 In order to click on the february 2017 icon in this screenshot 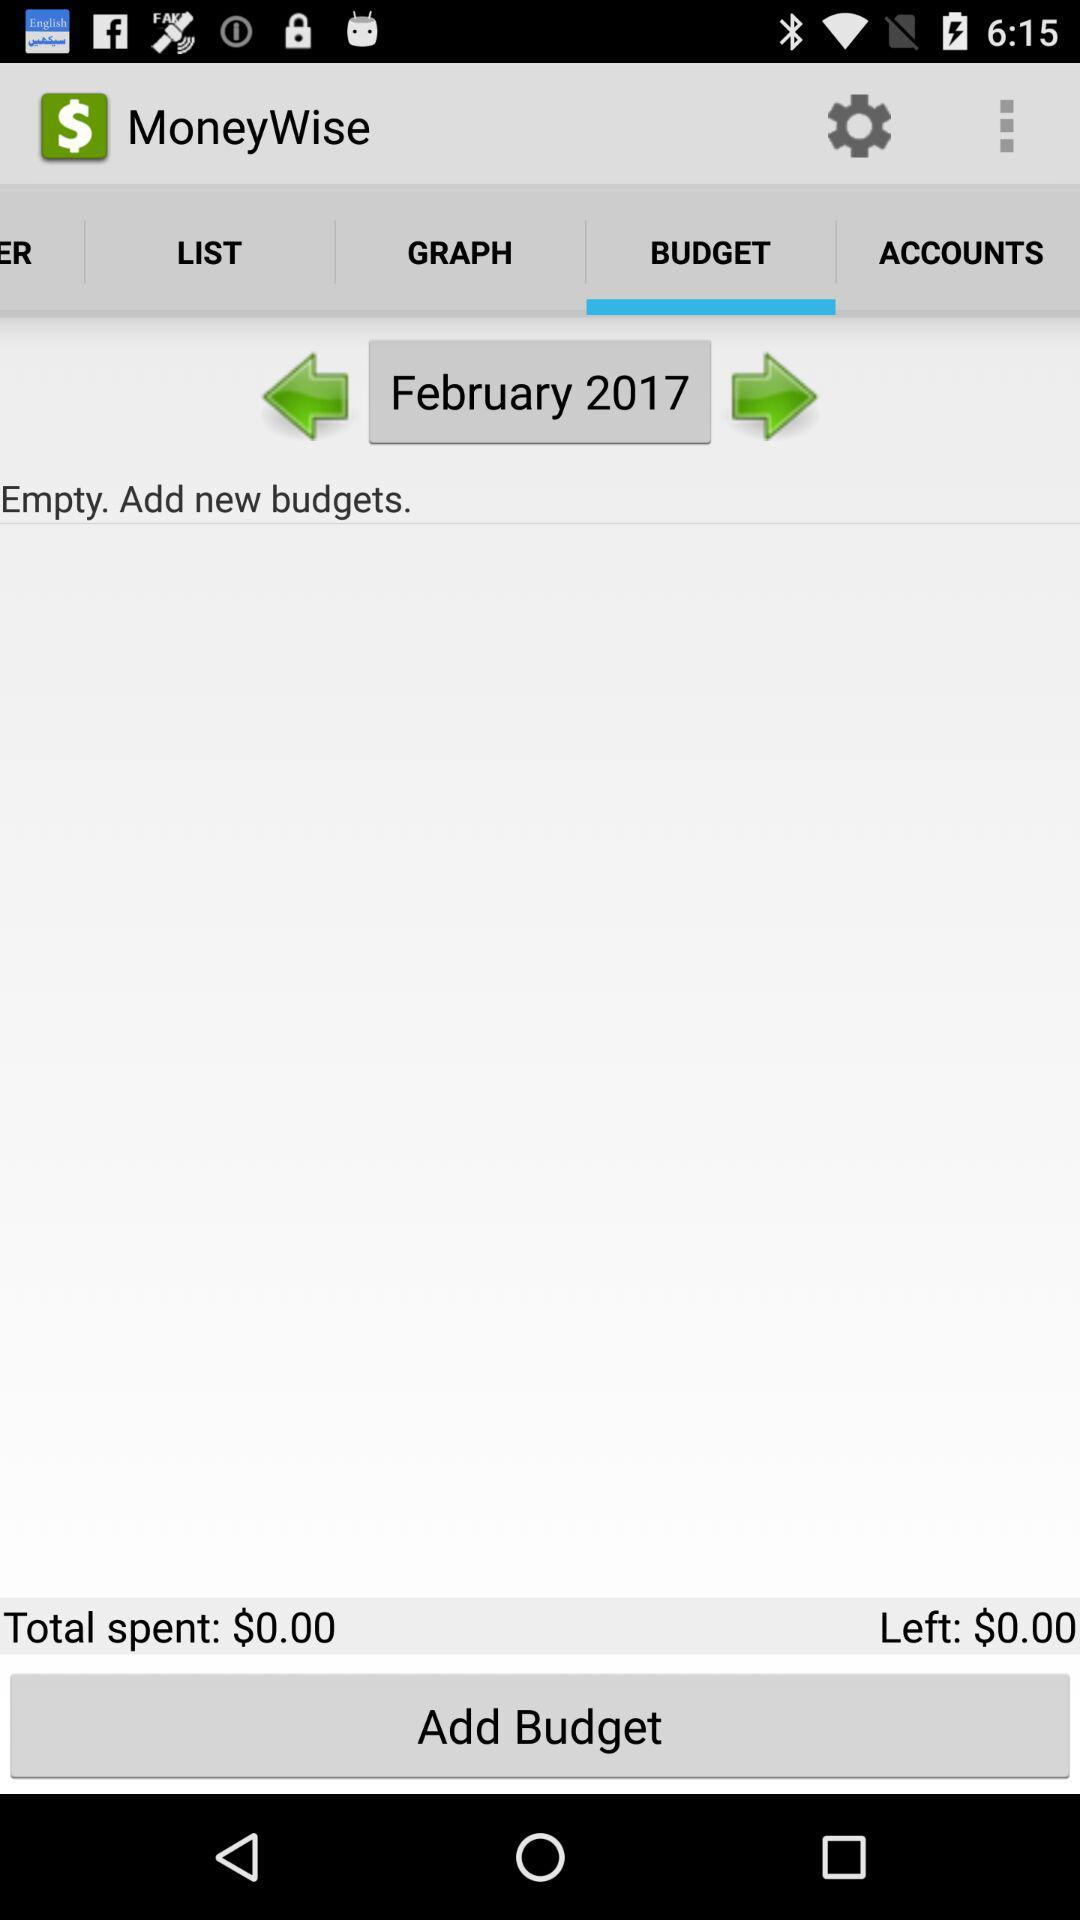, I will do `click(540, 391)`.